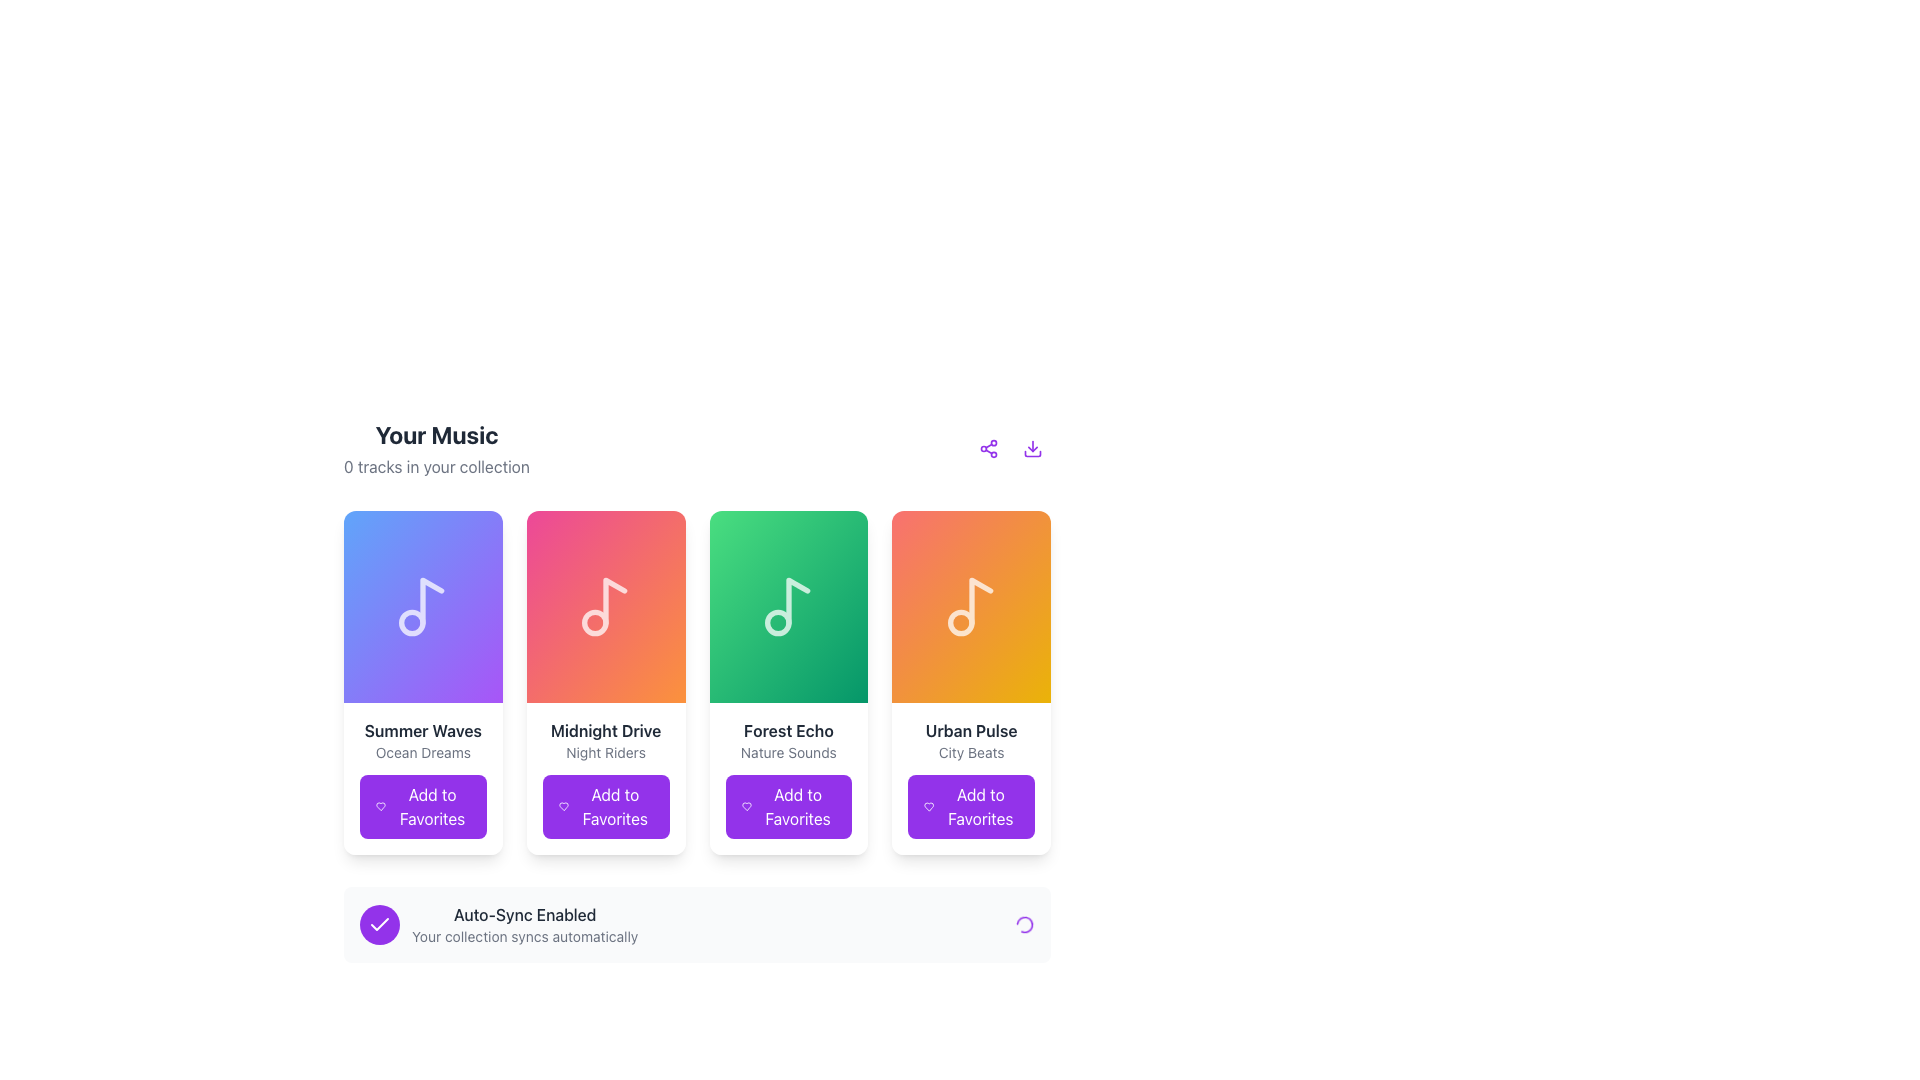 The height and width of the screenshot is (1080, 1920). What do you see at coordinates (971, 752) in the screenshot?
I see `the static text label positioned within the 'Urban Pulse' card, located directly beneath the main title and above the 'Add to Favorites' button` at bounding box center [971, 752].